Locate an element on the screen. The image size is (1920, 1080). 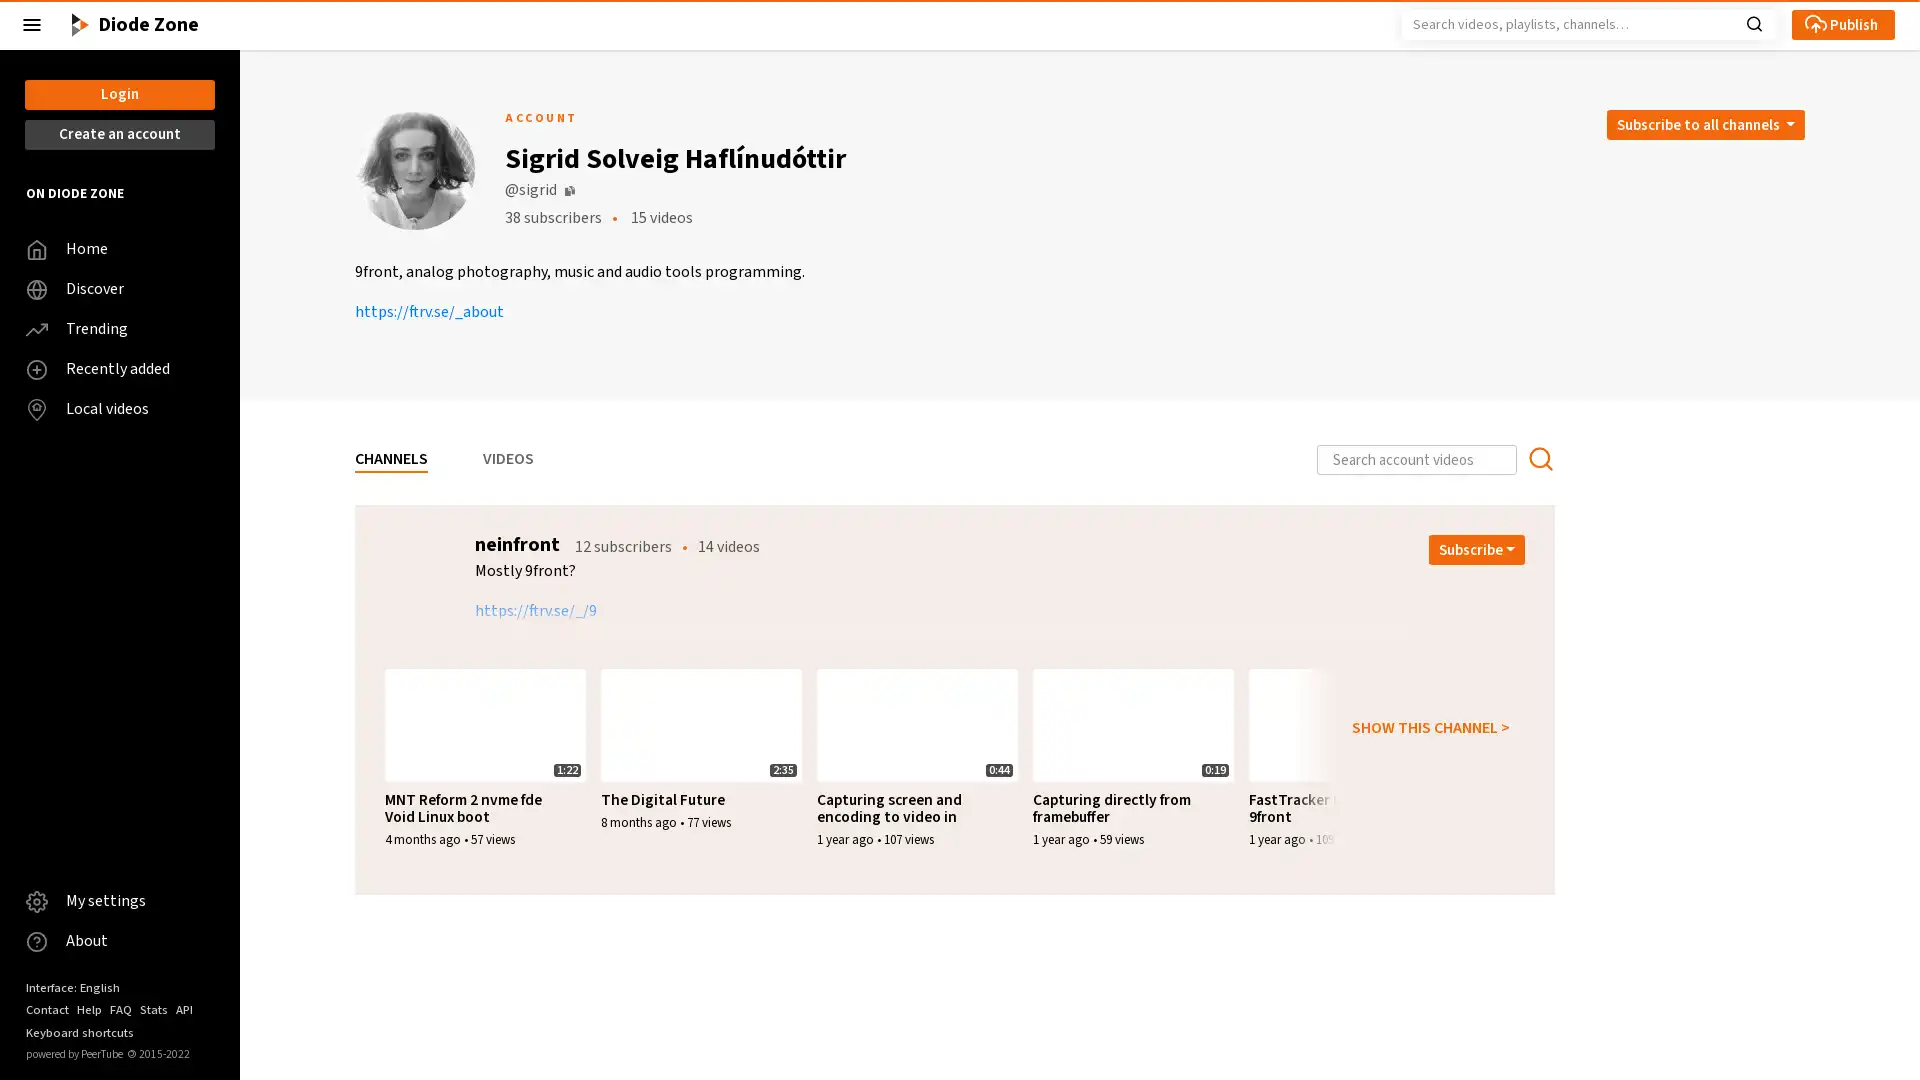
Open subscription dropdown is located at coordinates (1477, 550).